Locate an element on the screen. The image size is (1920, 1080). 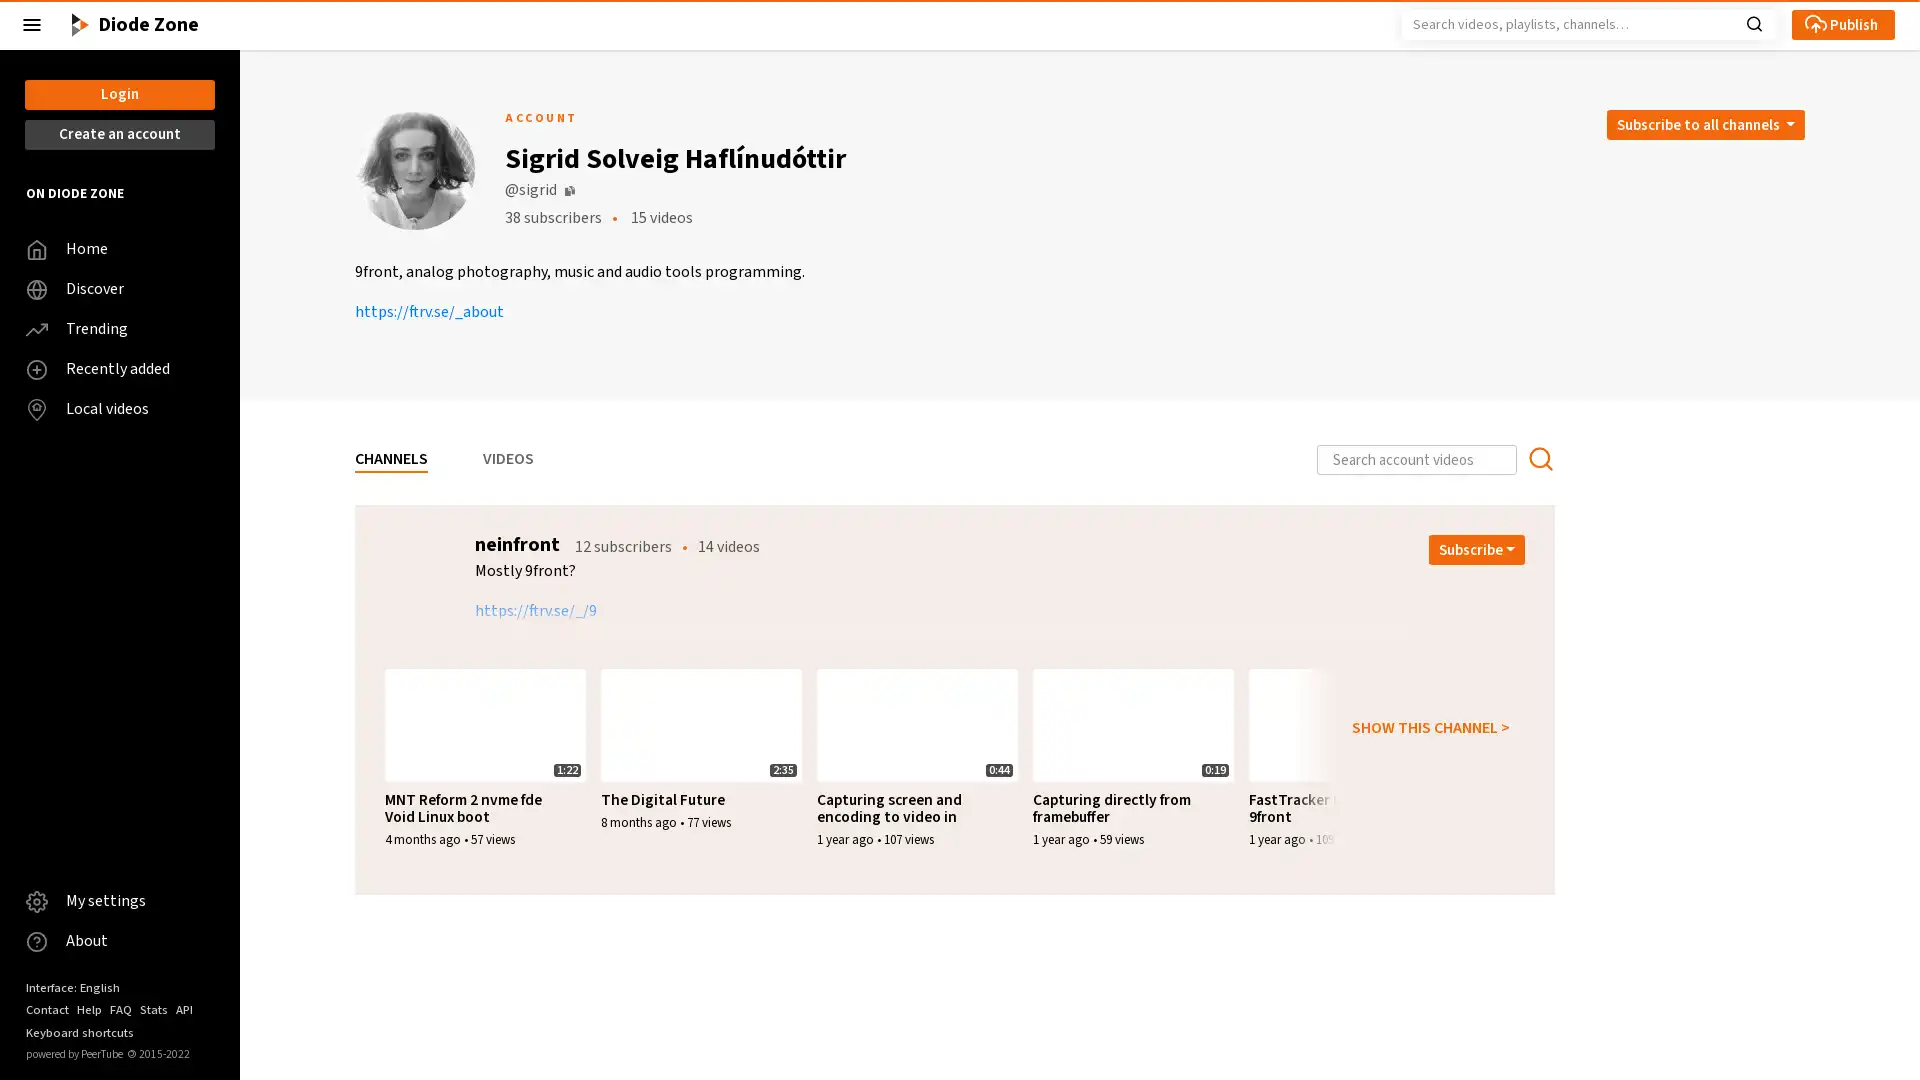
Open subscription dropdown is located at coordinates (1477, 550).